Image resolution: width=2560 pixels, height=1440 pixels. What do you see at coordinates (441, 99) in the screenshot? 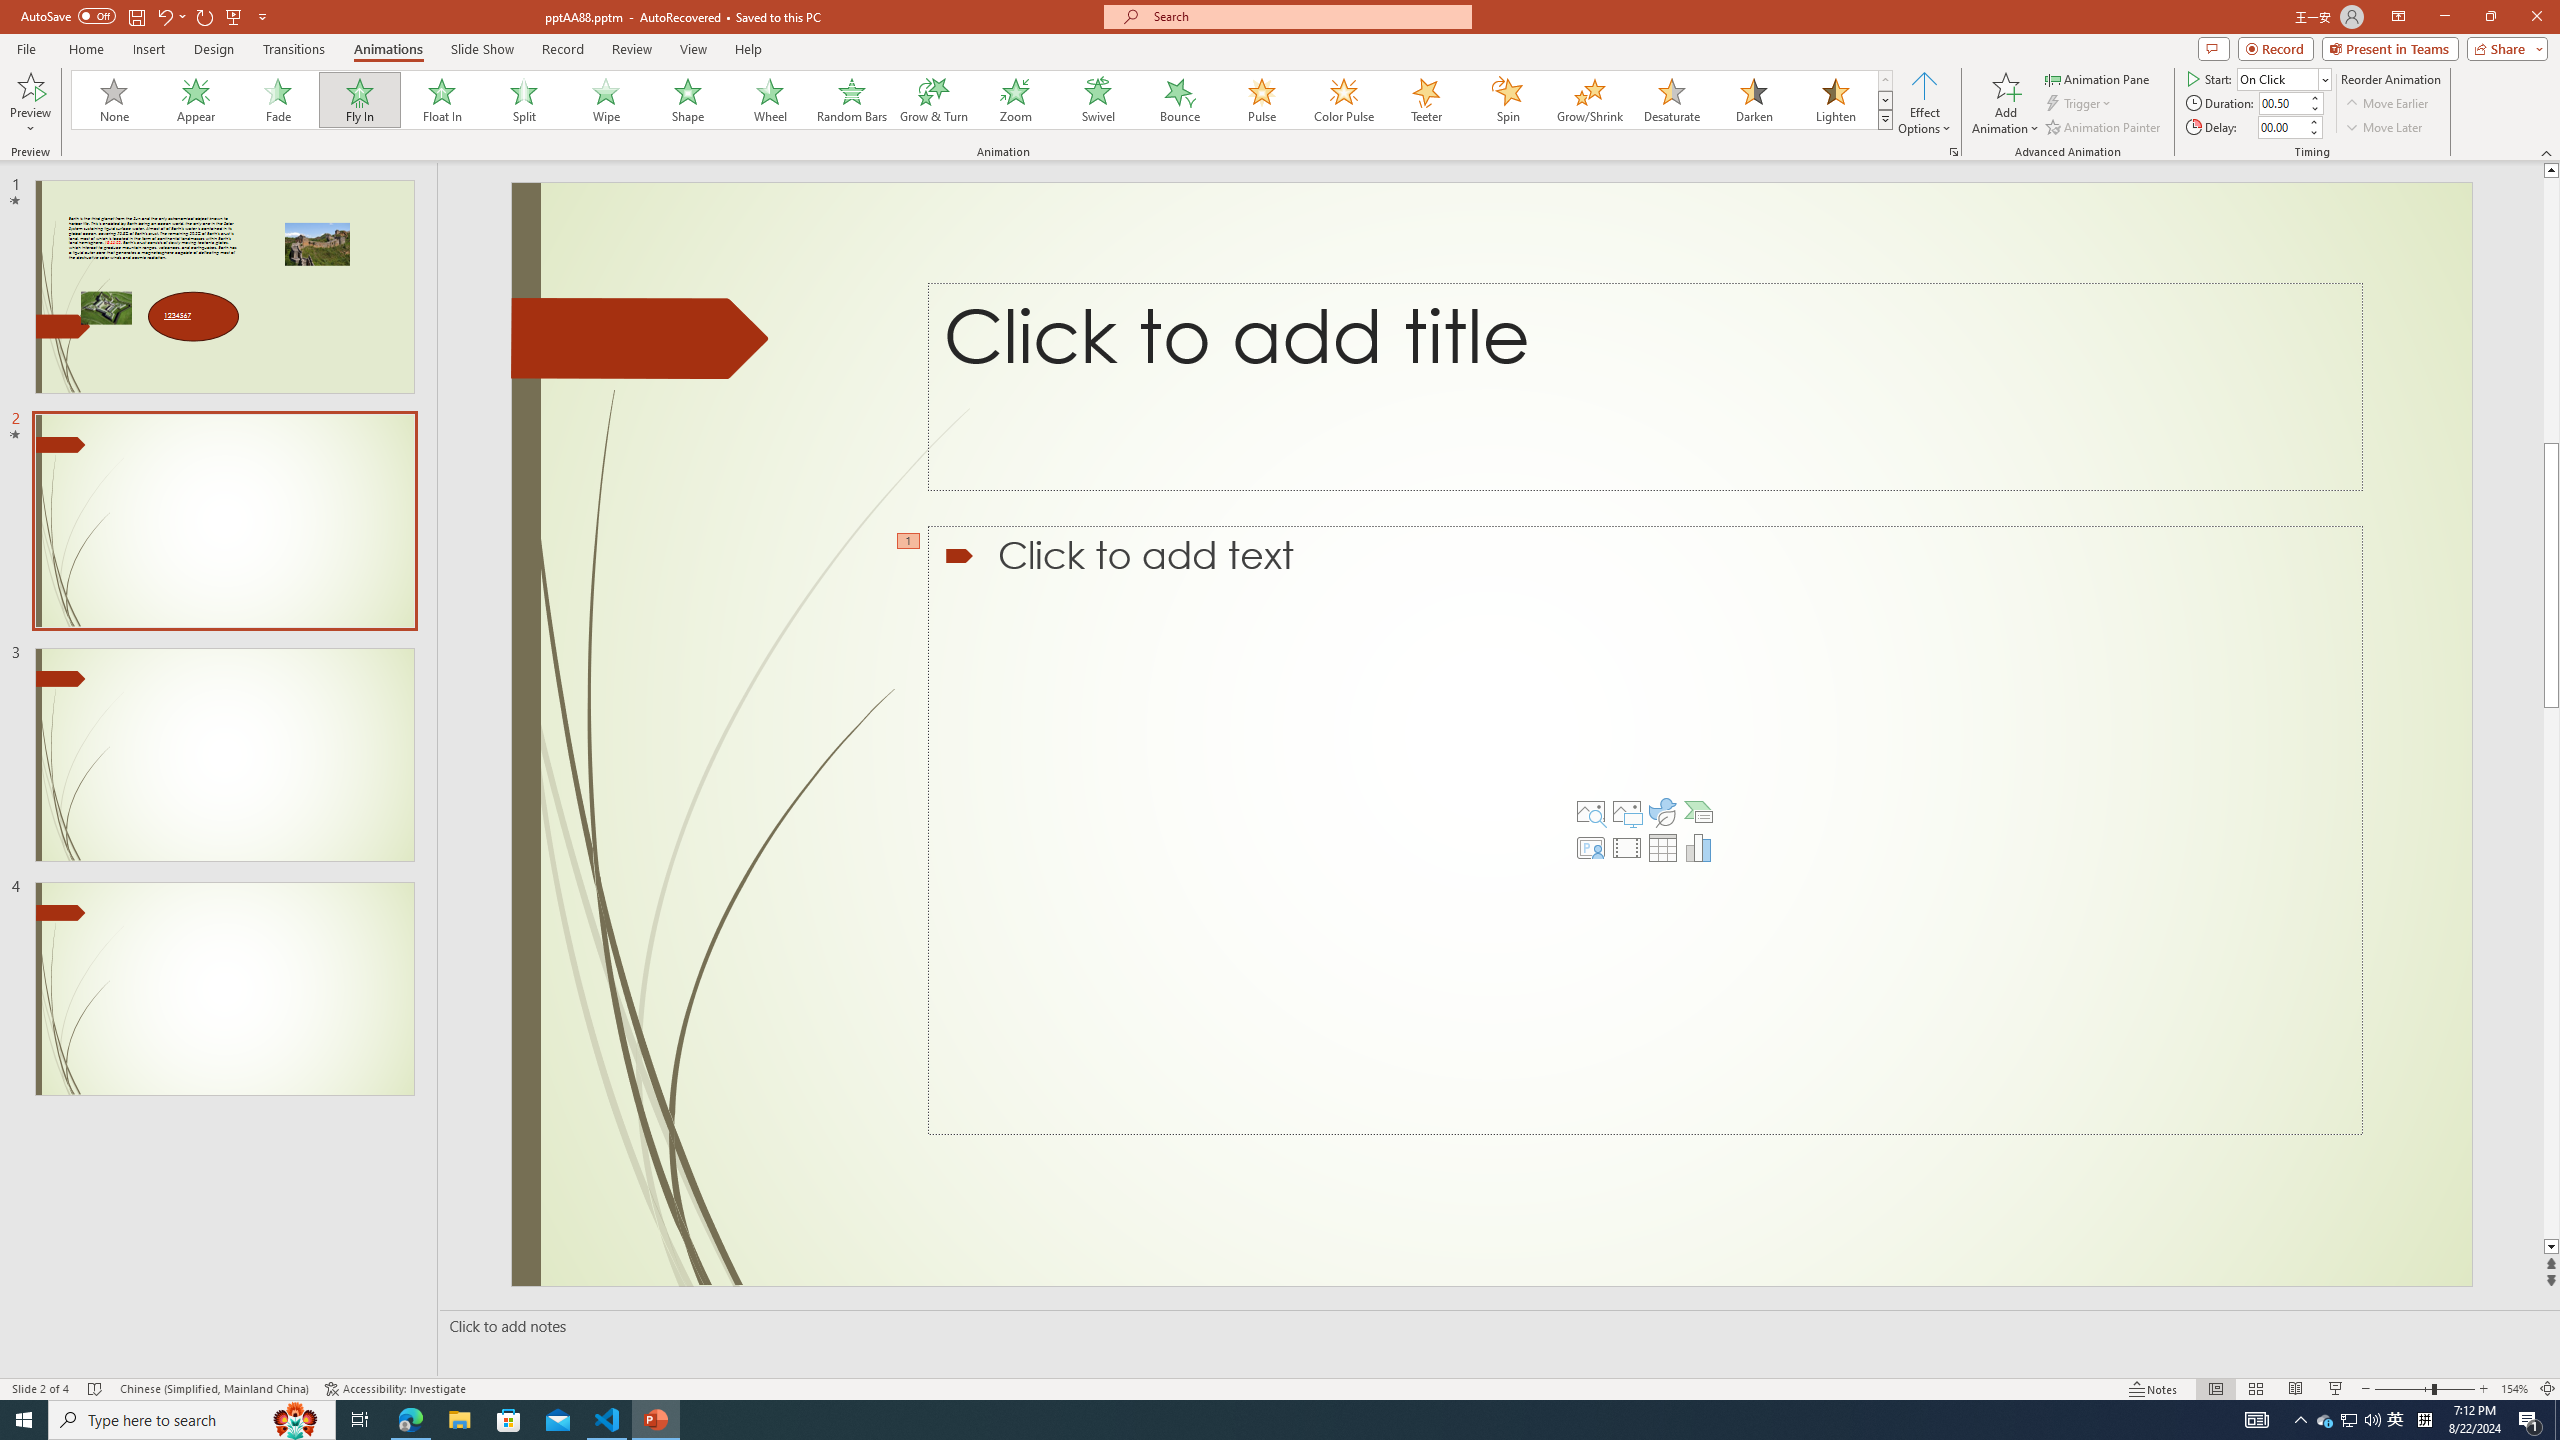
I see `'Float In'` at bounding box center [441, 99].